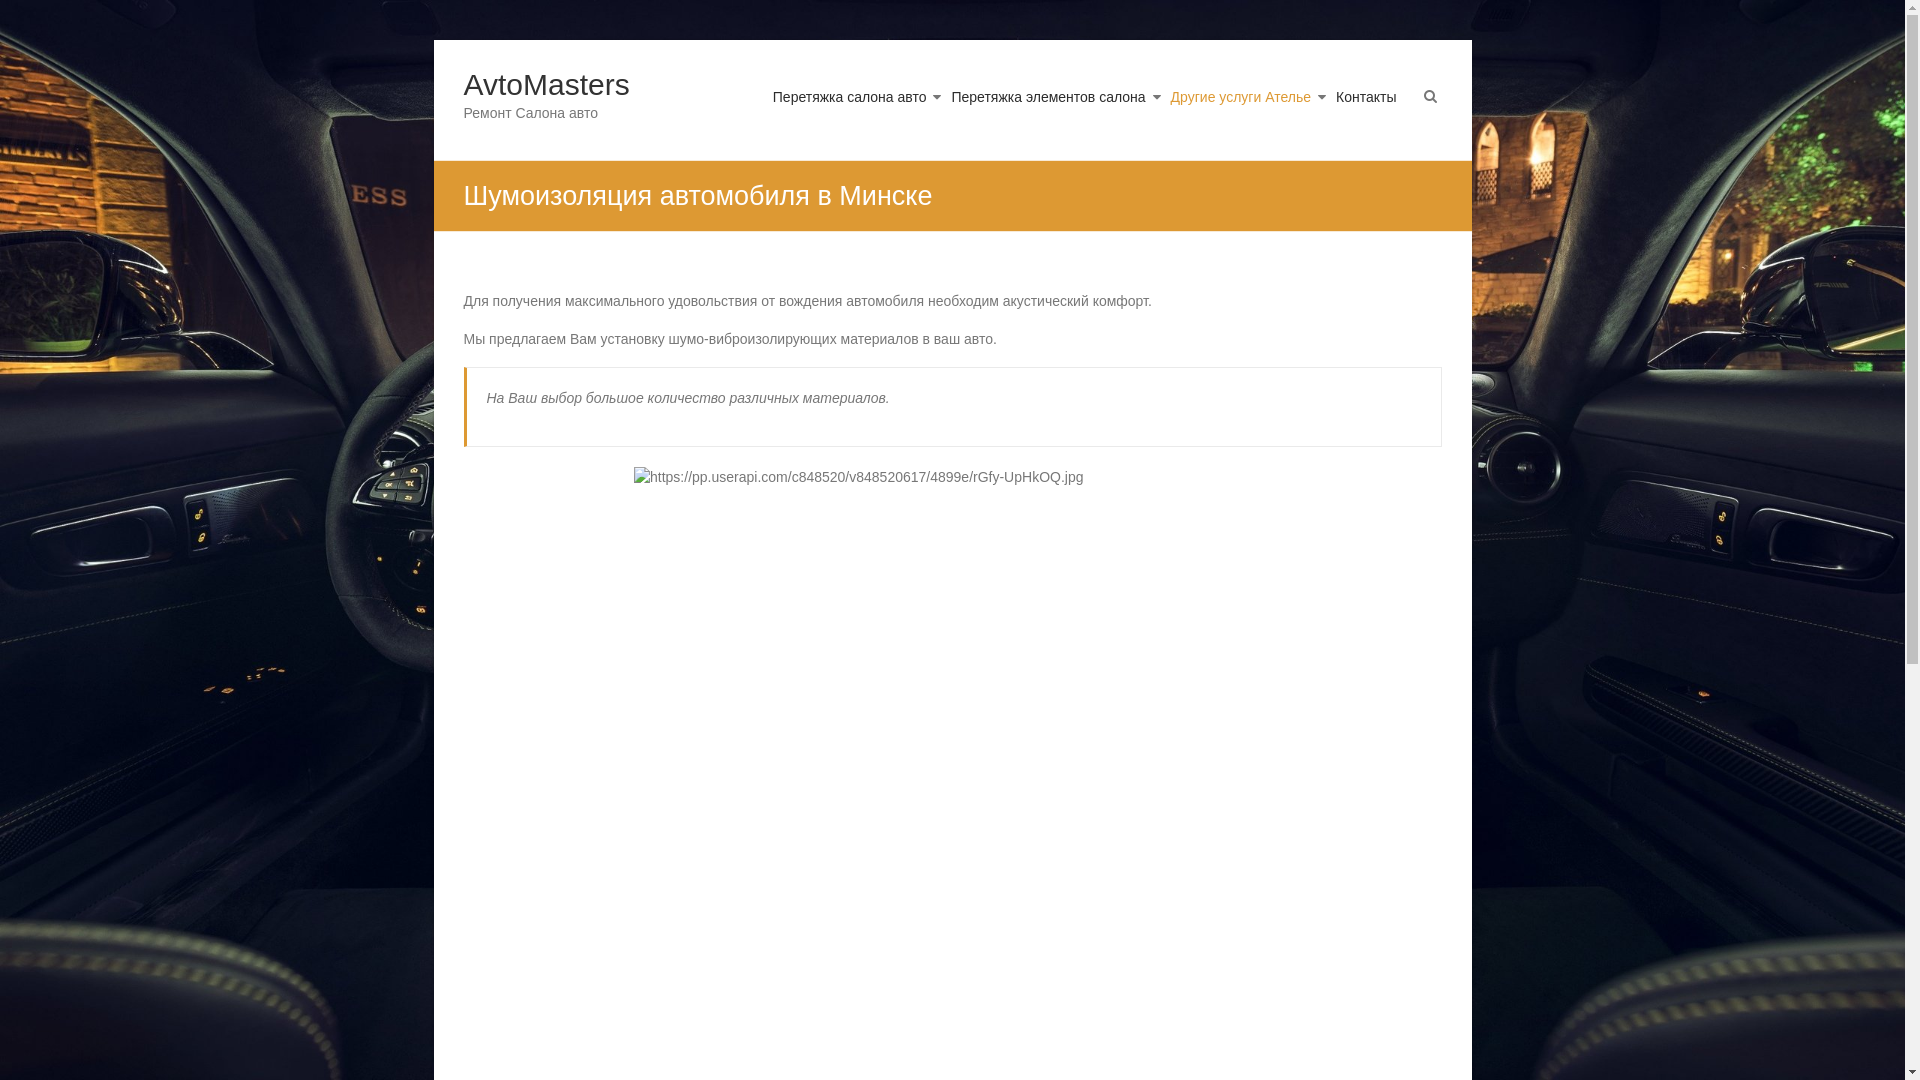 This screenshot has height=1080, width=1920. What do you see at coordinates (463, 83) in the screenshot?
I see `'AvtoMasters'` at bounding box center [463, 83].